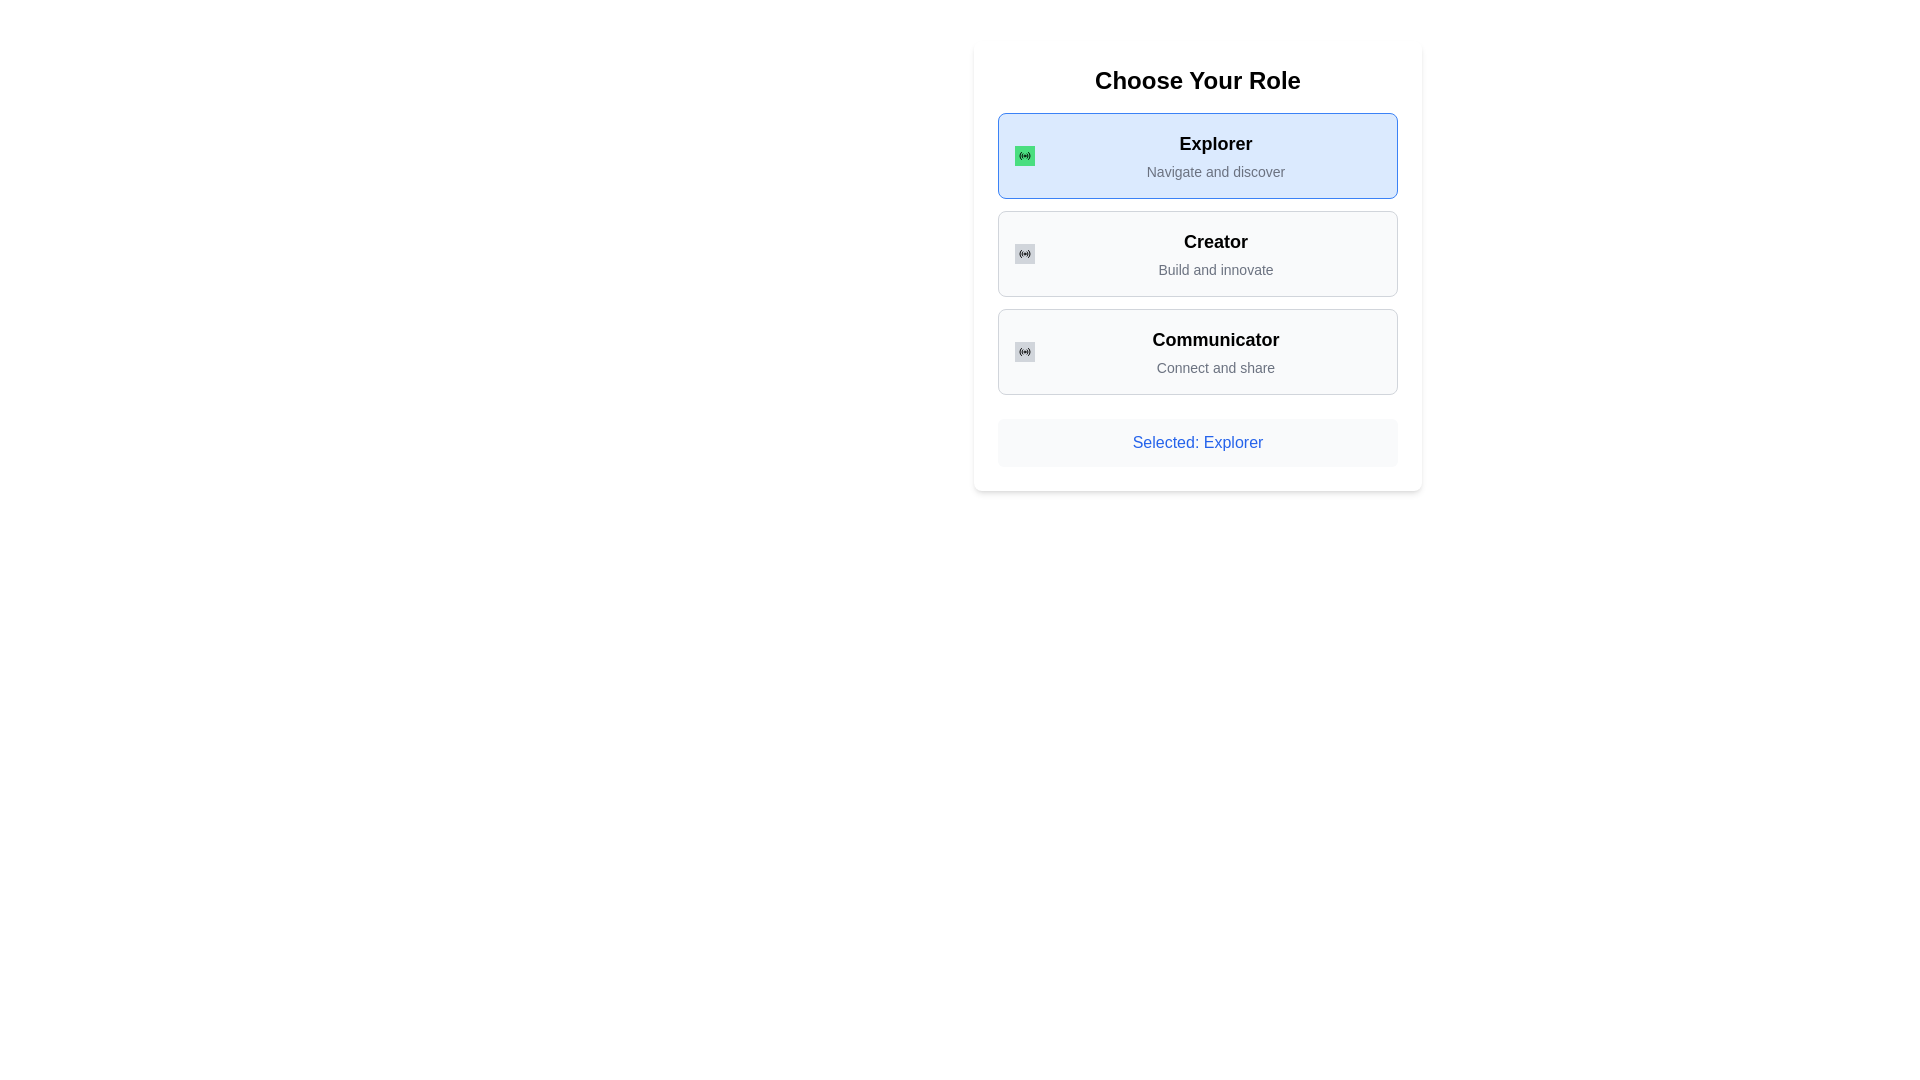  What do you see at coordinates (1214, 171) in the screenshot?
I see `supplementary text label providing context for the 'Explorer' section located directly below the bold header 'Explorer' in the 'Choose Your Role' interface` at bounding box center [1214, 171].